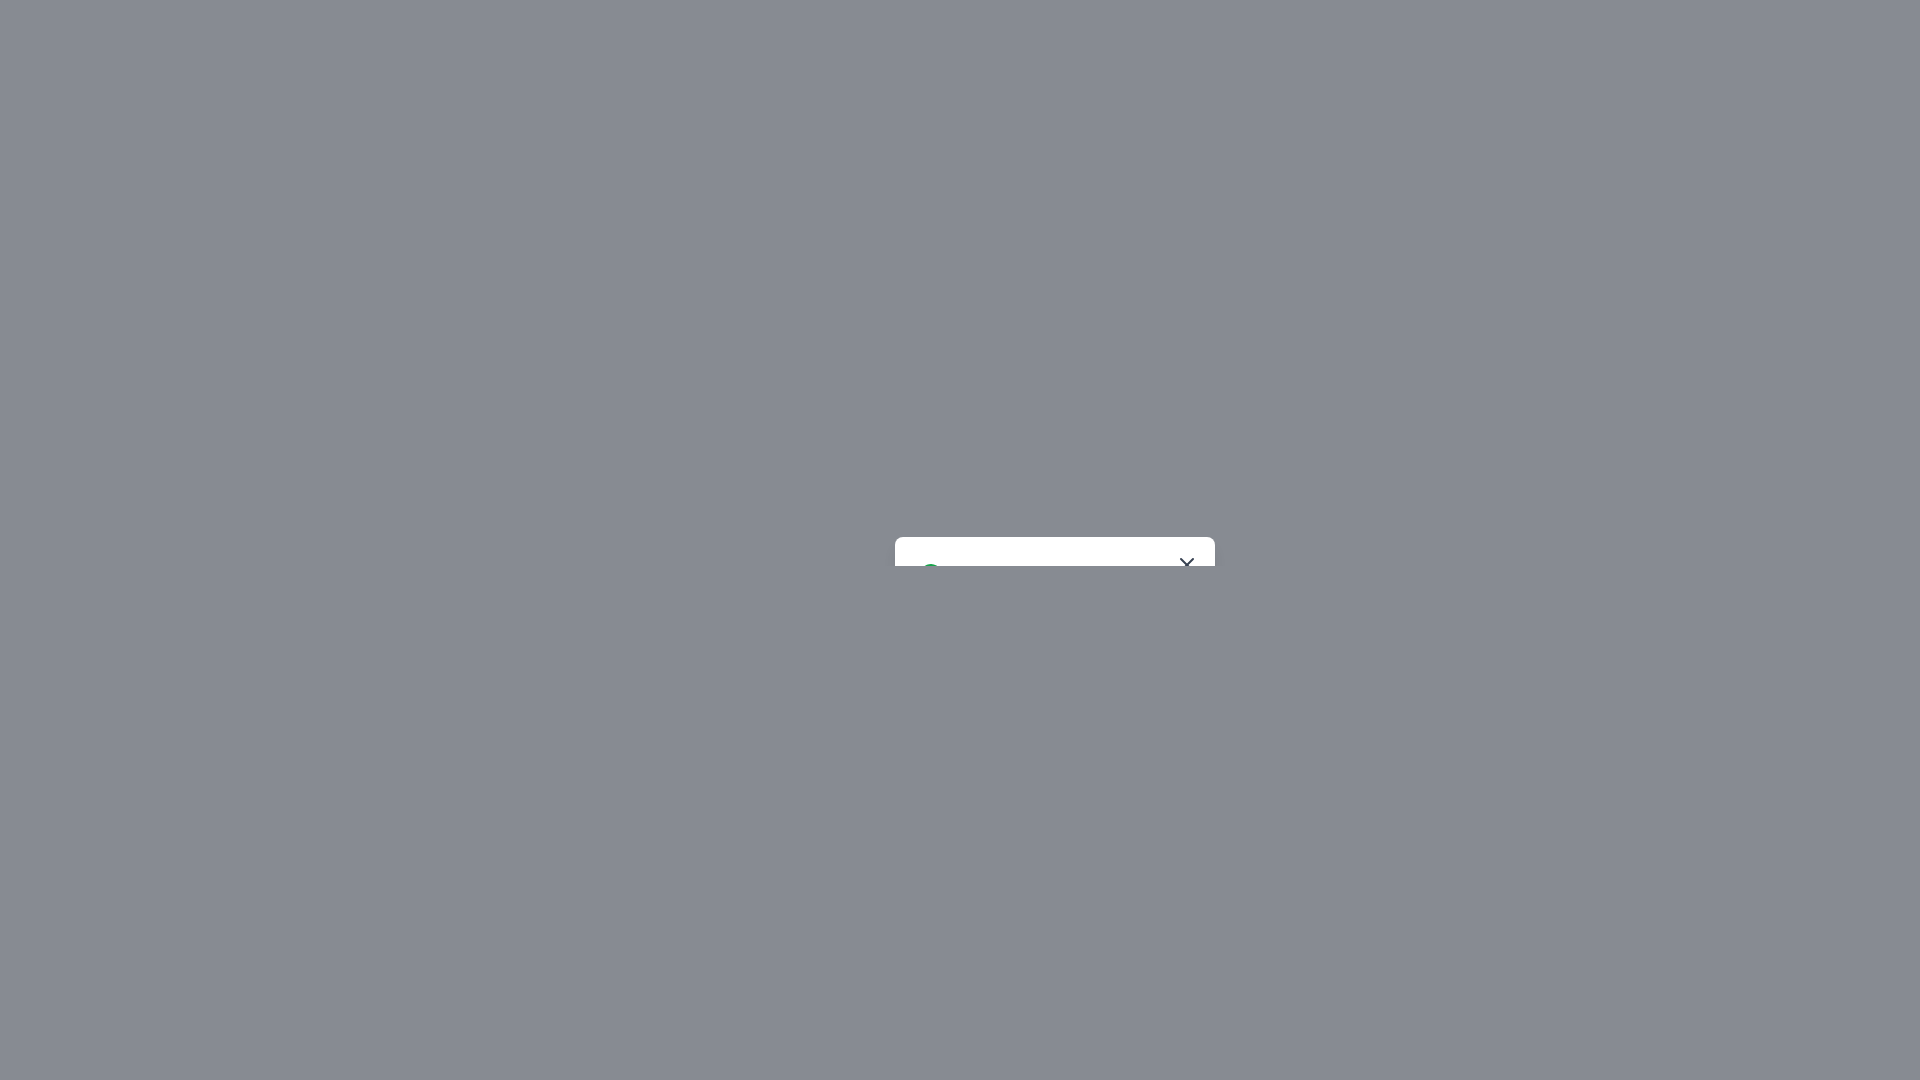 The width and height of the screenshot is (1920, 1080). What do you see at coordinates (1186, 564) in the screenshot?
I see `the 'X' icon, which is characterized by its diagonal cross-like shape with a thin stroke, to potentially display a tooltip or highlight effect` at bounding box center [1186, 564].